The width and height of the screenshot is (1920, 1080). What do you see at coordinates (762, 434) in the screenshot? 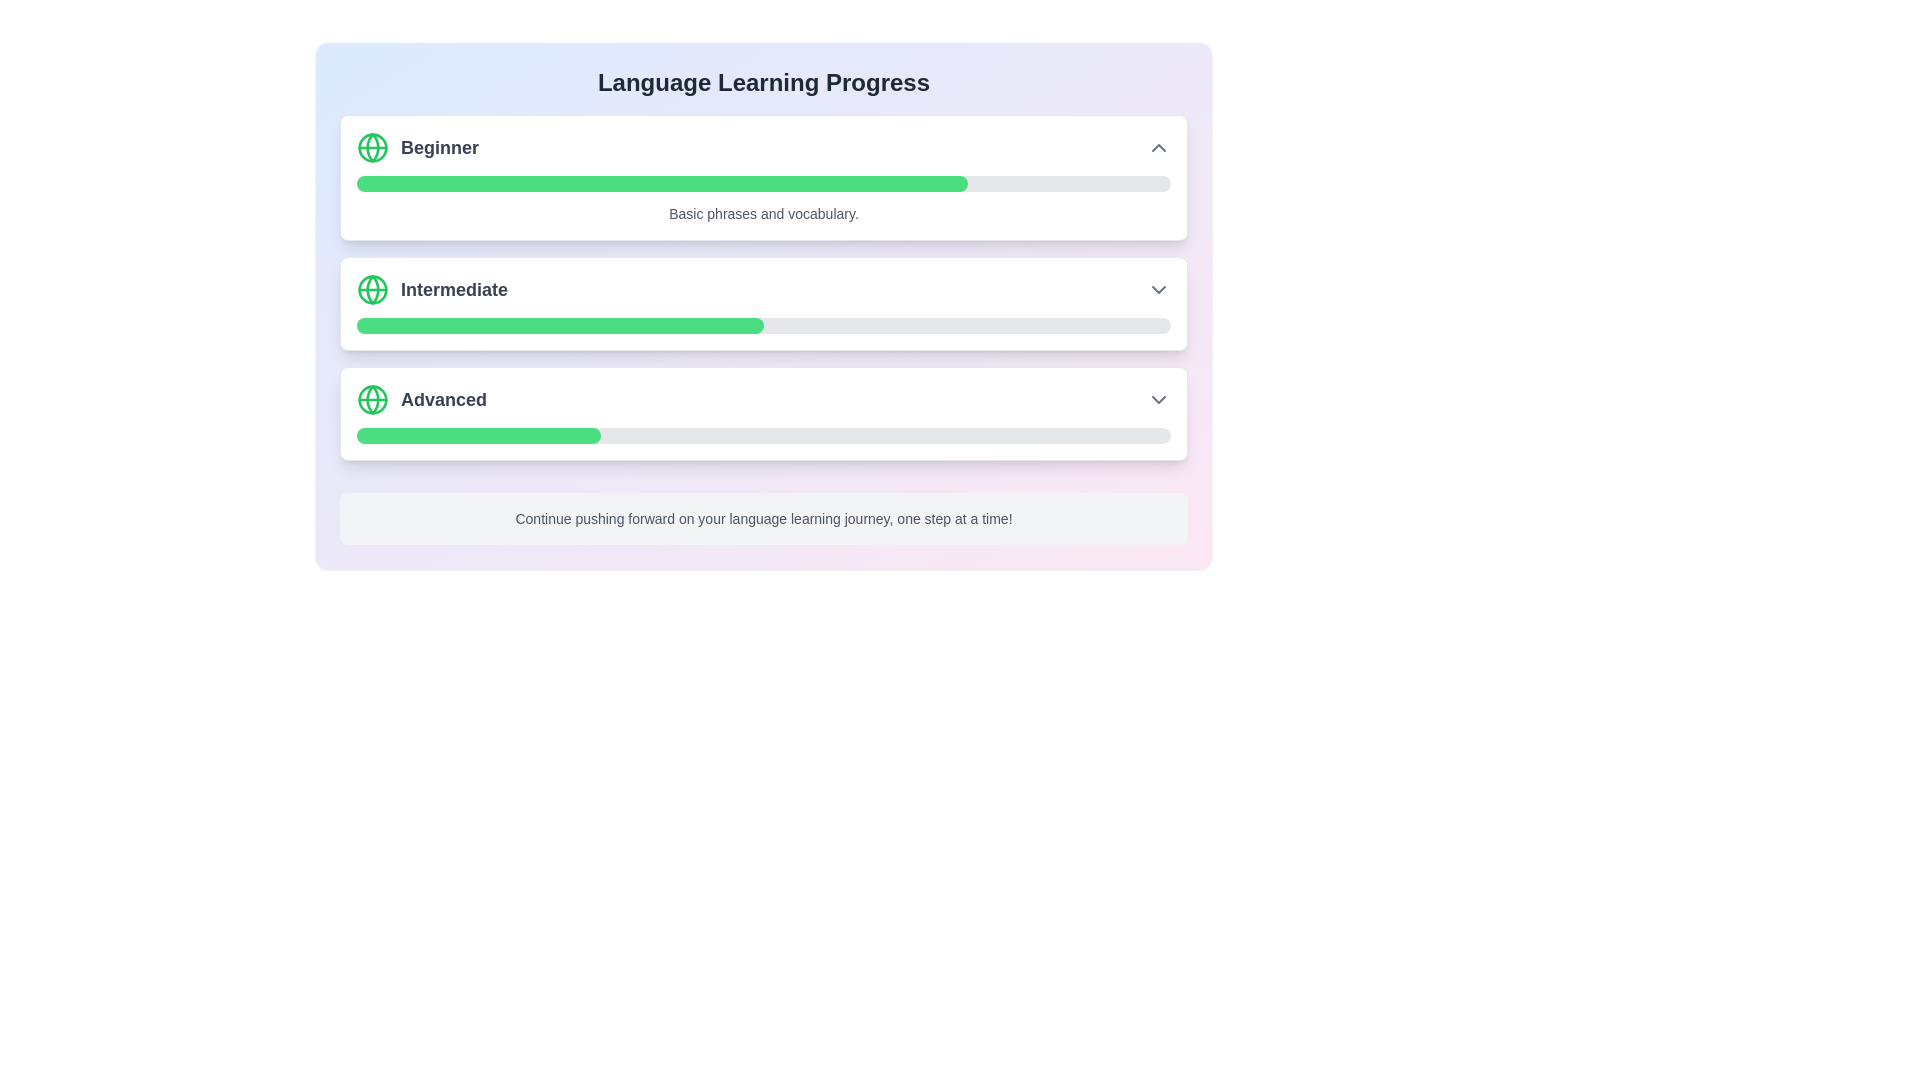
I see `the third progress bar located below the 'Advanced' label, which features a light gray background and a green-filled section indicating progress` at bounding box center [762, 434].